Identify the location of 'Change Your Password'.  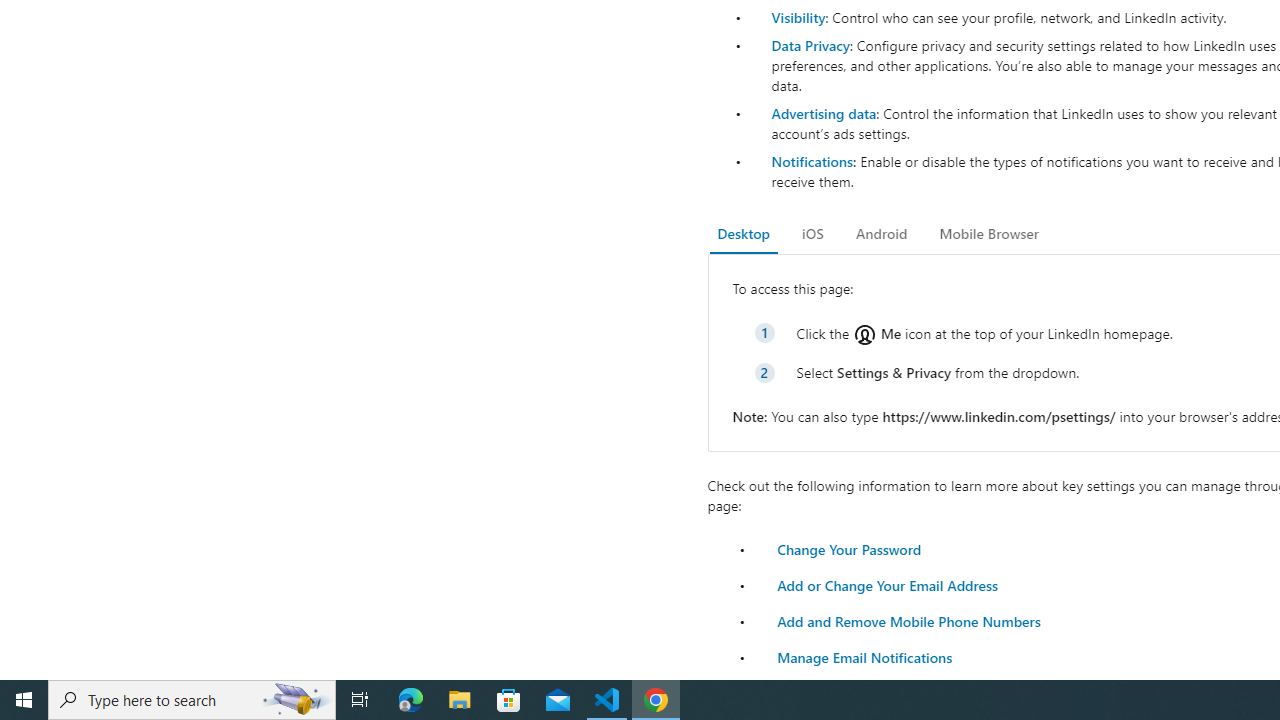
(849, 549).